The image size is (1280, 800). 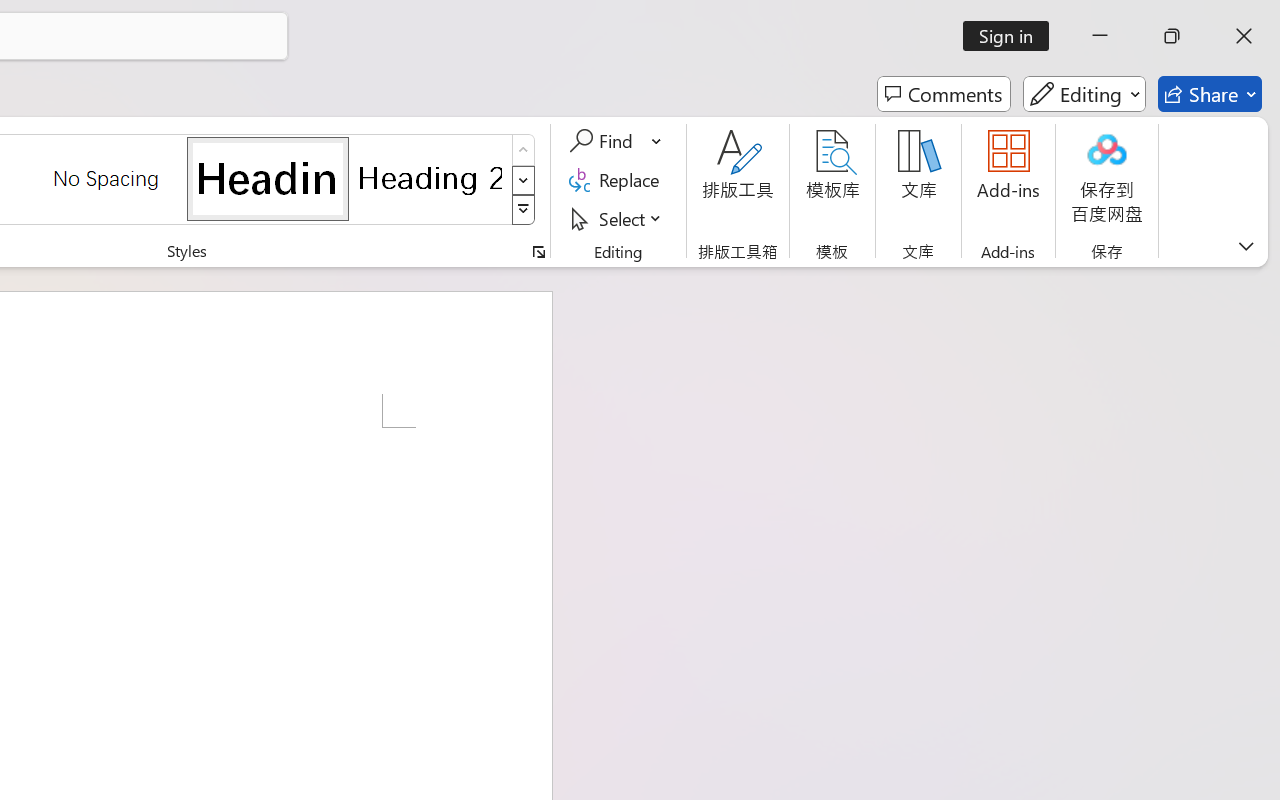 I want to click on 'Sign in', so click(x=1013, y=35).